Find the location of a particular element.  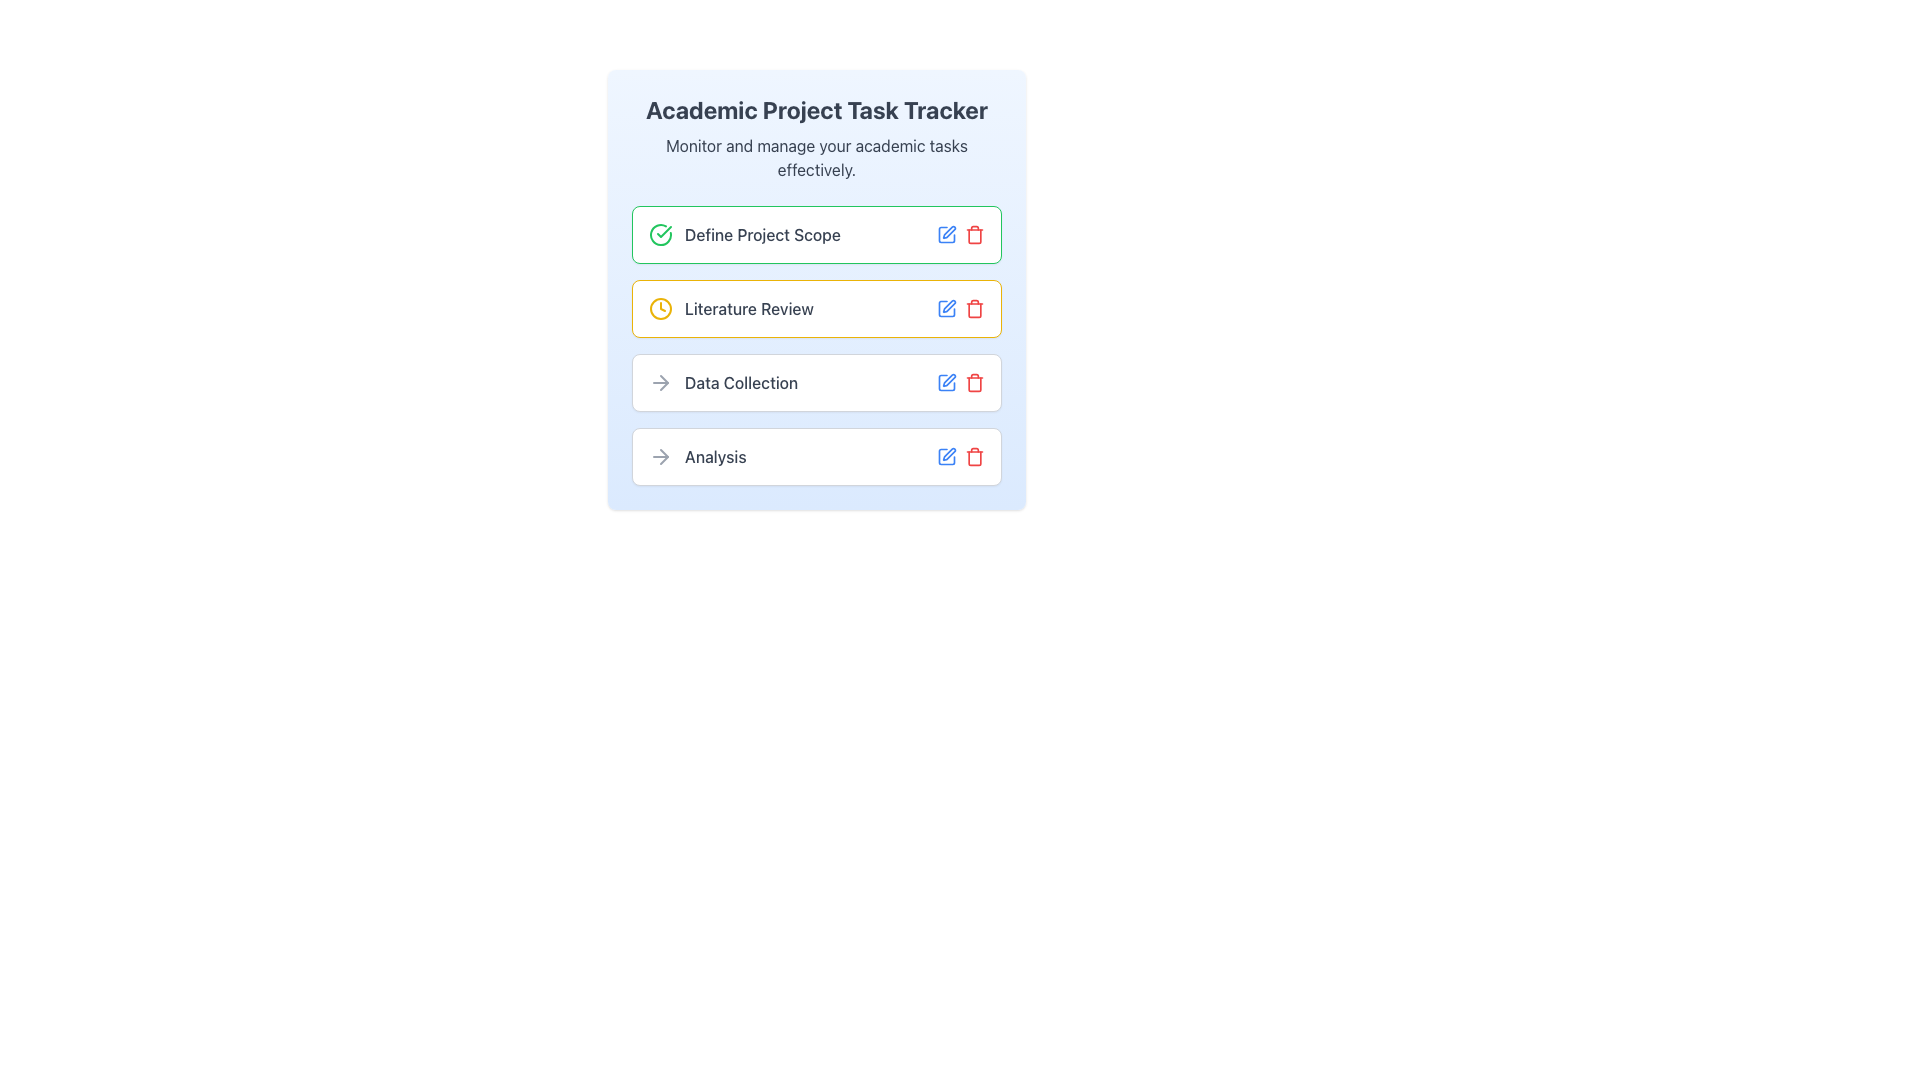

the edit icon located to the right of the 'Define Project Scope' text is located at coordinates (960, 234).